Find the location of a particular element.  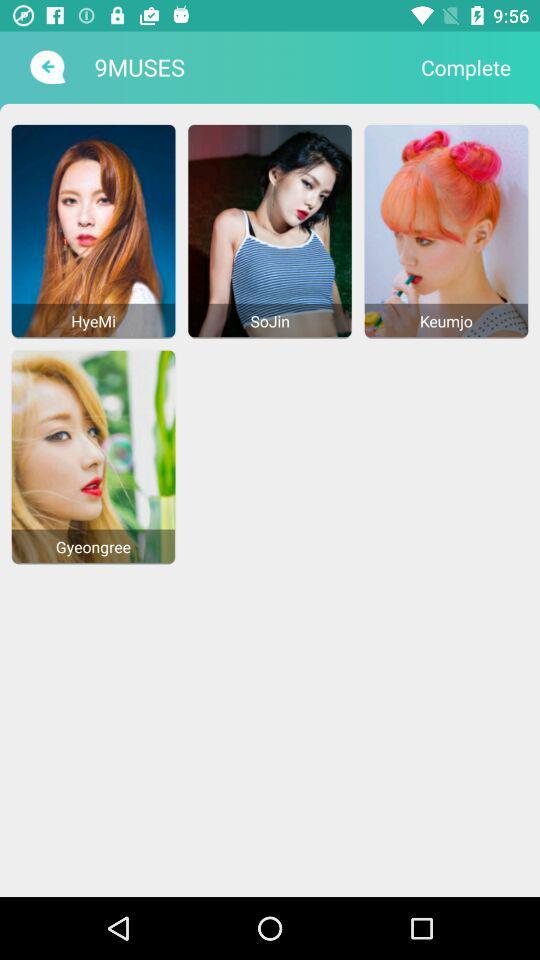

the icon to the left of 9muses icon is located at coordinates (45, 67).